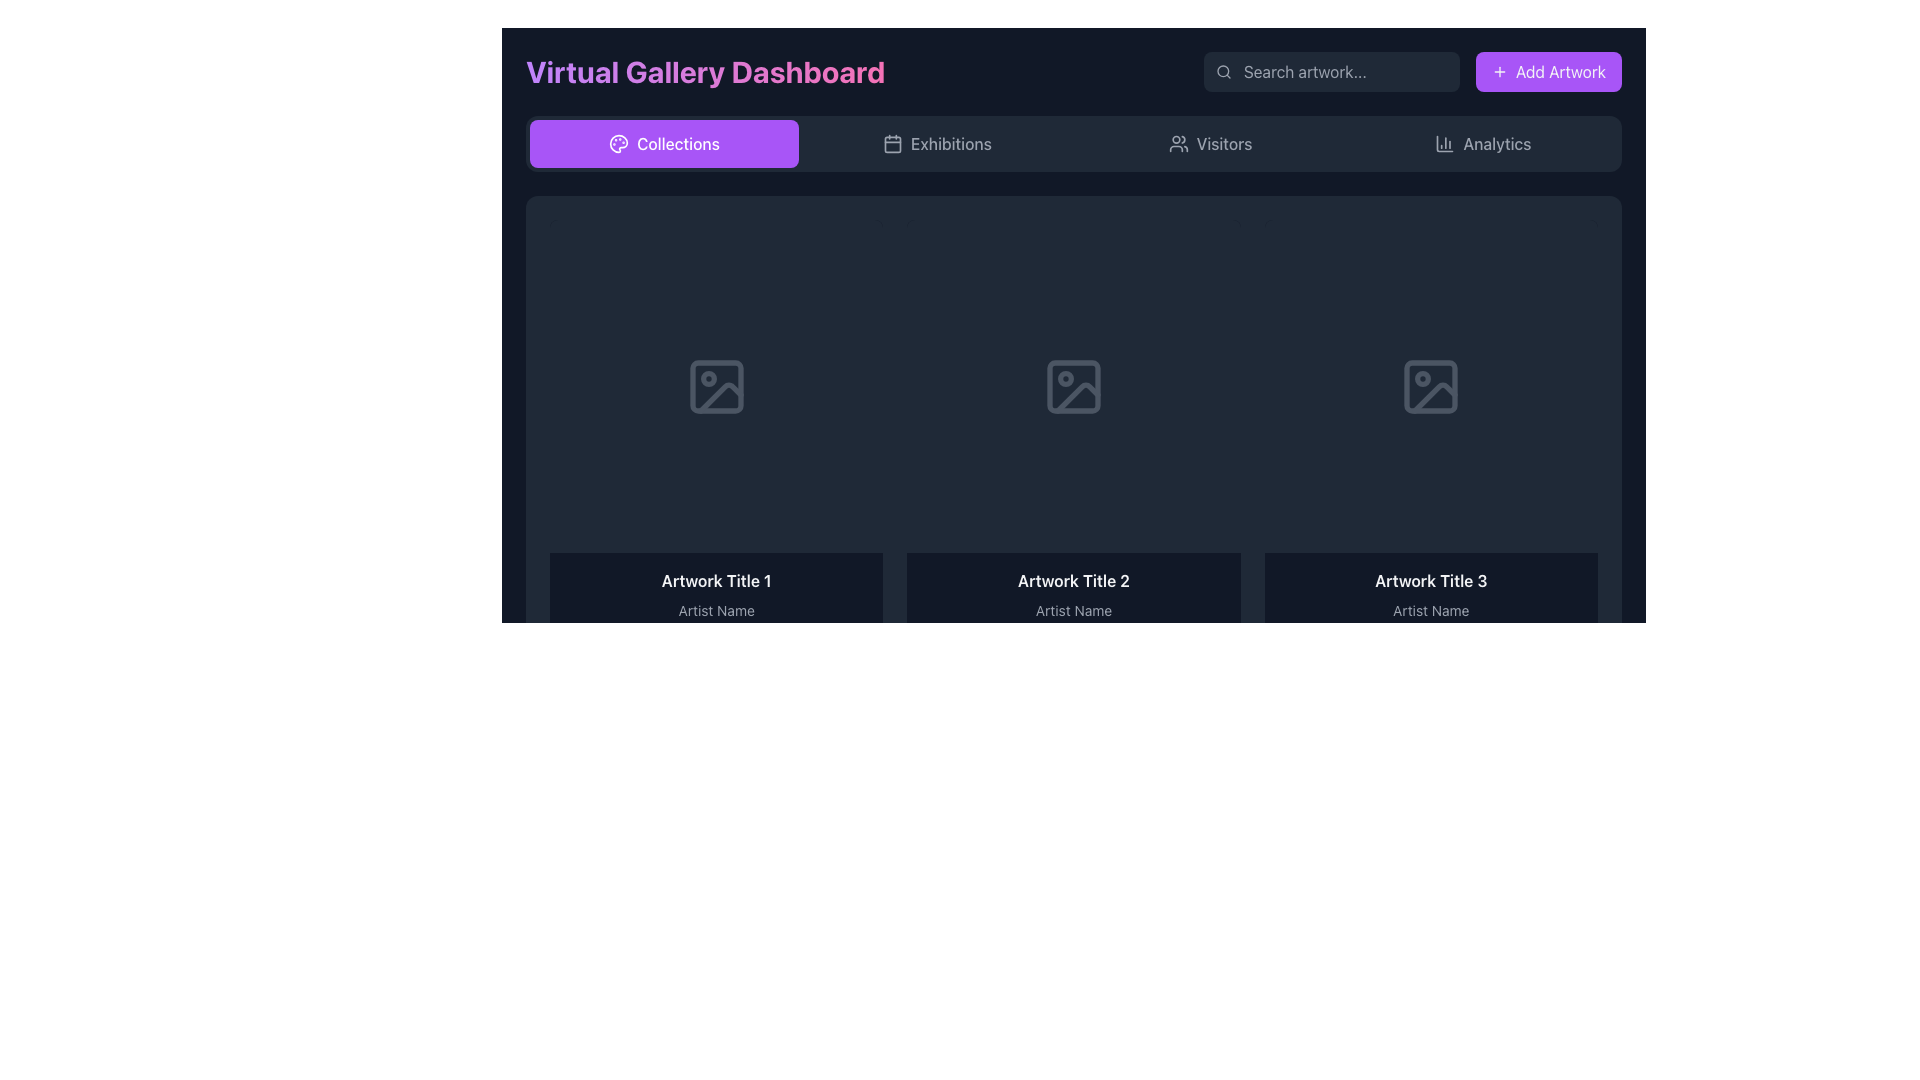 The width and height of the screenshot is (1920, 1080). Describe the element at coordinates (1430, 386) in the screenshot. I see `the image placeholder for 'Artwork Title 3'` at that location.